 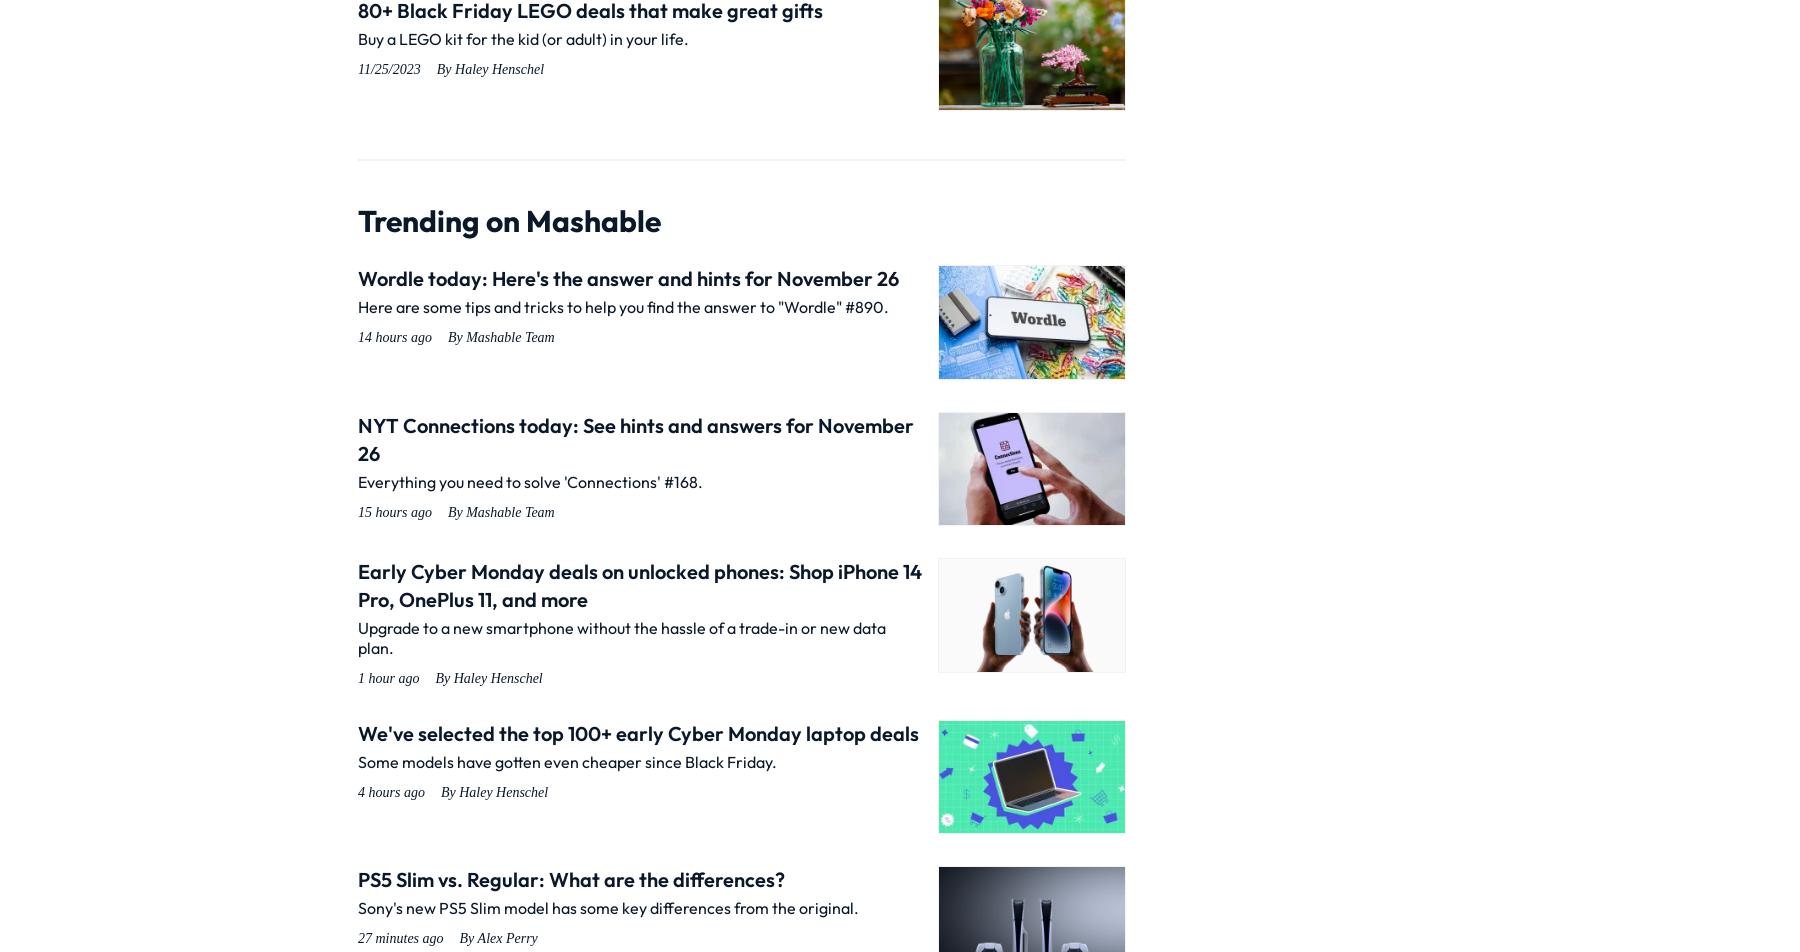 I want to click on '15 hours ago', so click(x=394, y=511).